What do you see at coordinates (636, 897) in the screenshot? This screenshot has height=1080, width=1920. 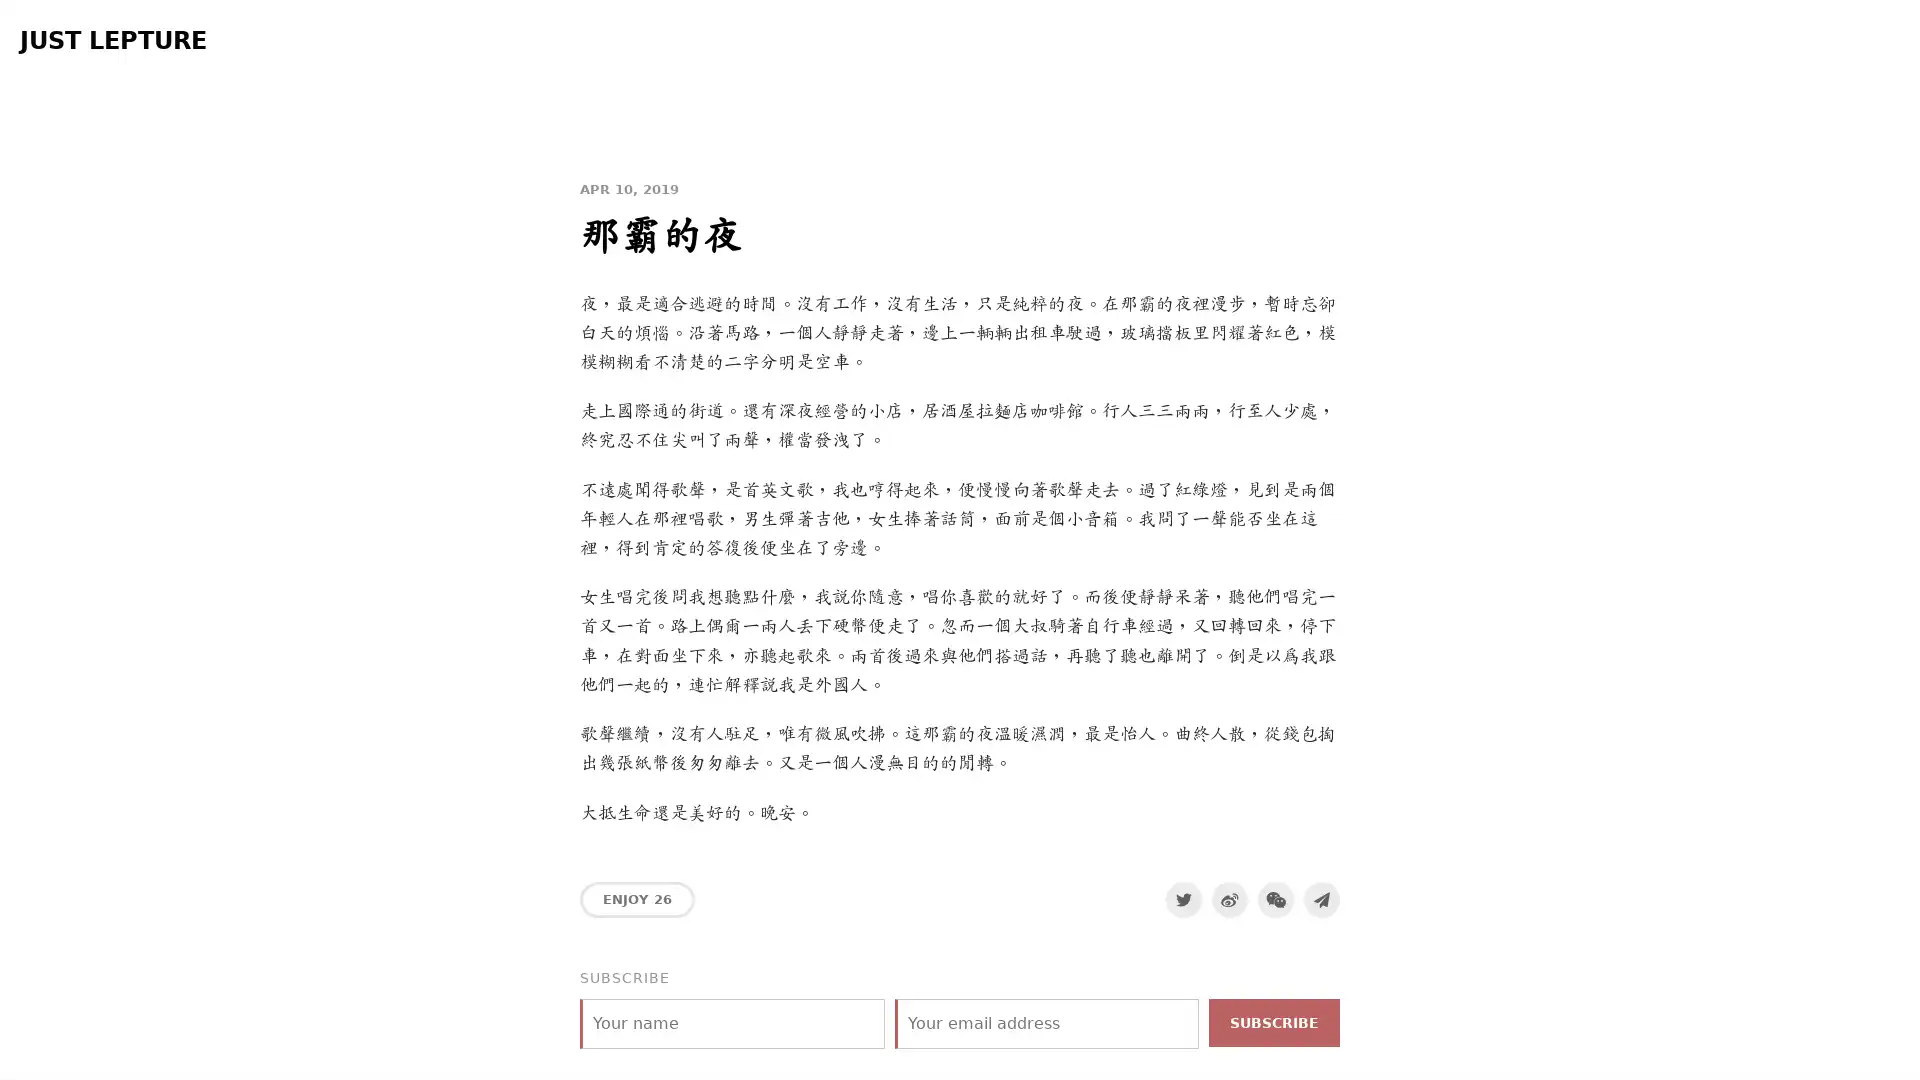 I see `ENJOY26` at bounding box center [636, 897].